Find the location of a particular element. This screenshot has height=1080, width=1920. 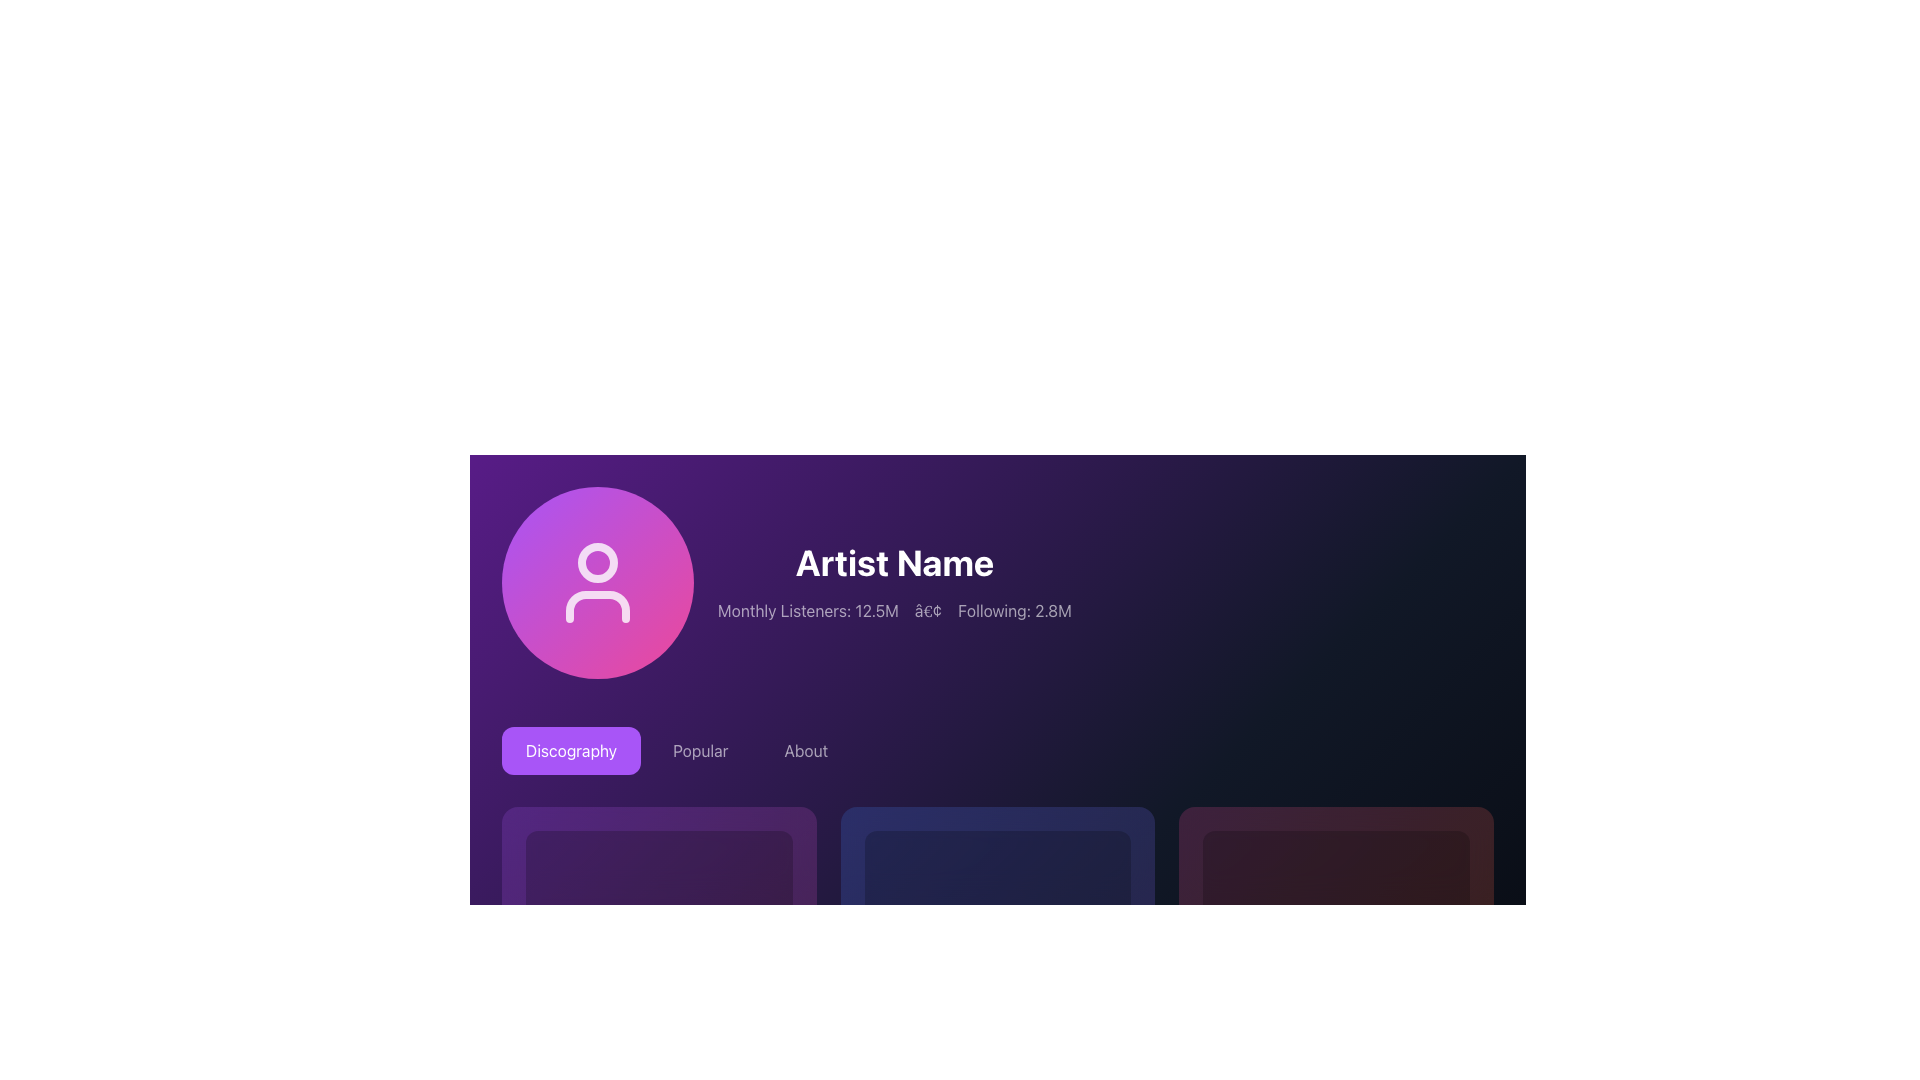

the second button in the horizontal group of three buttons is located at coordinates (700, 751).